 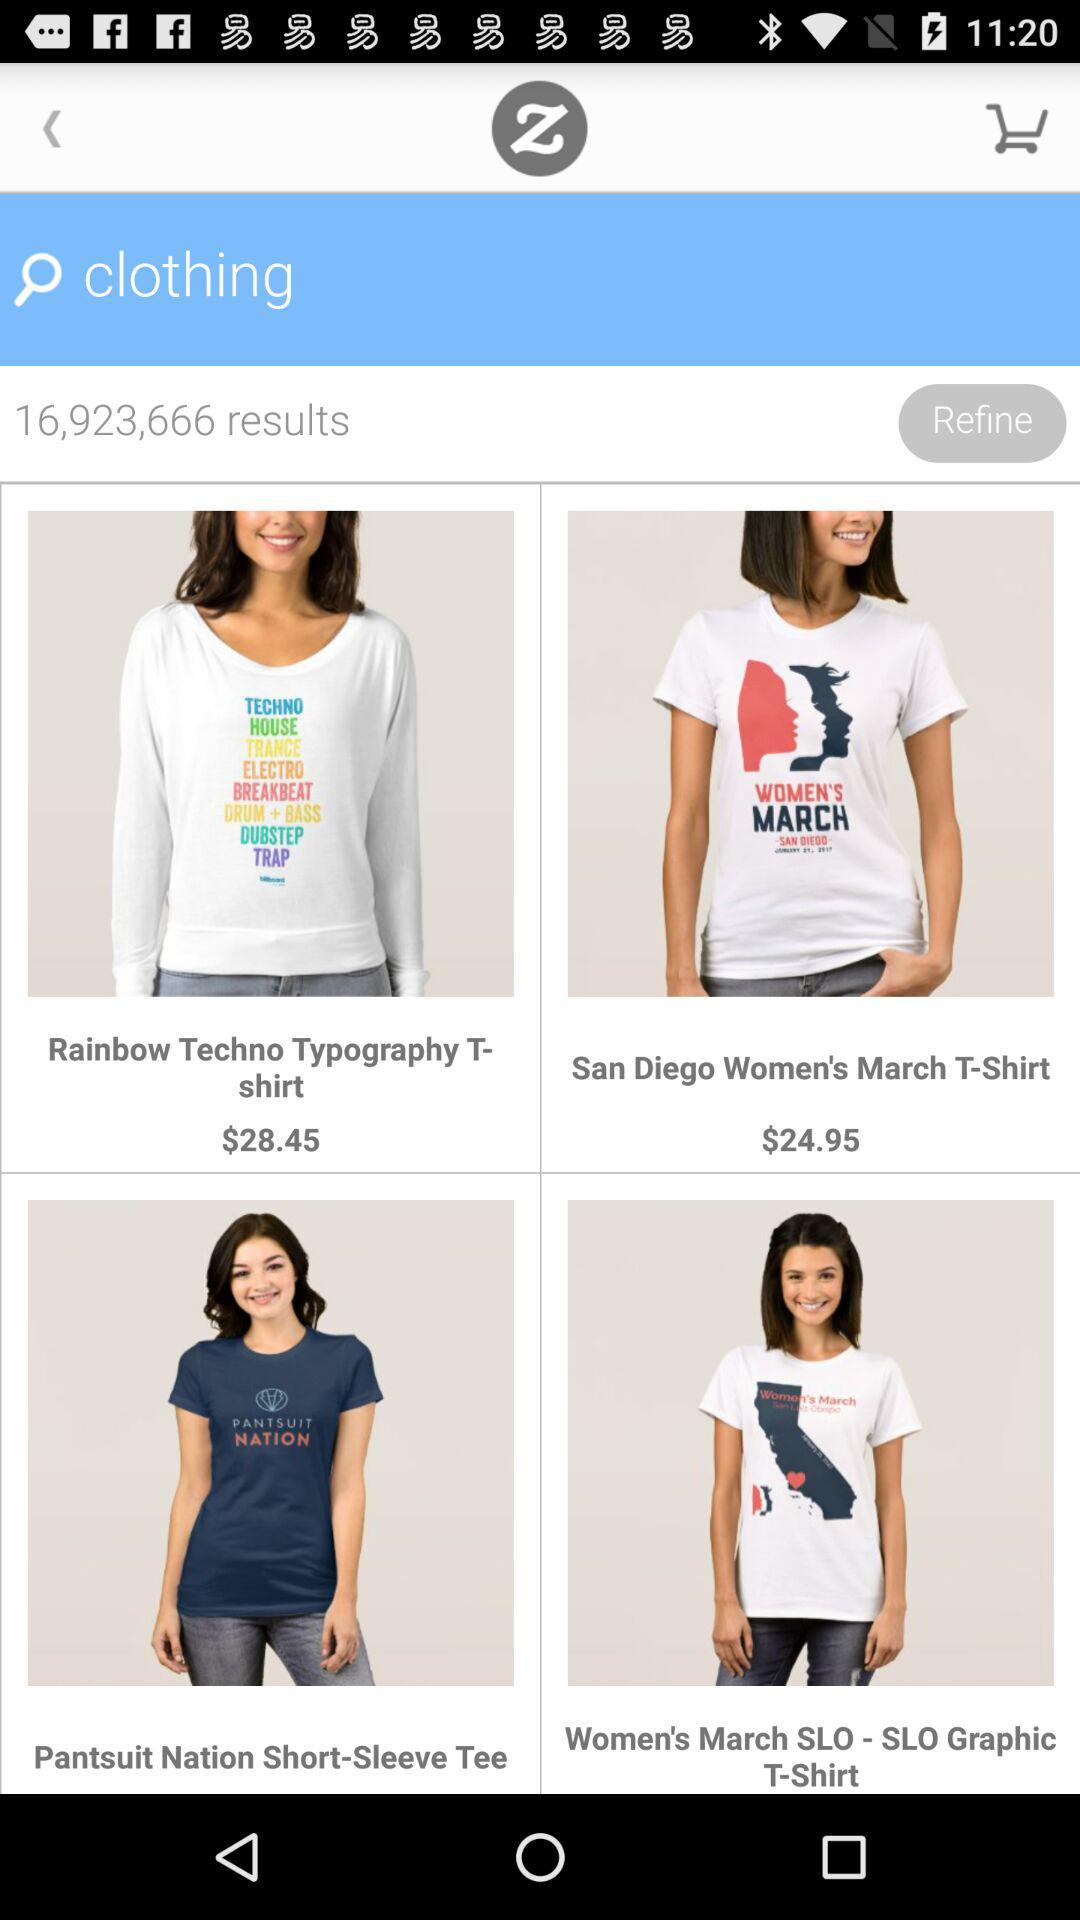 I want to click on the refine icon, so click(x=981, y=422).